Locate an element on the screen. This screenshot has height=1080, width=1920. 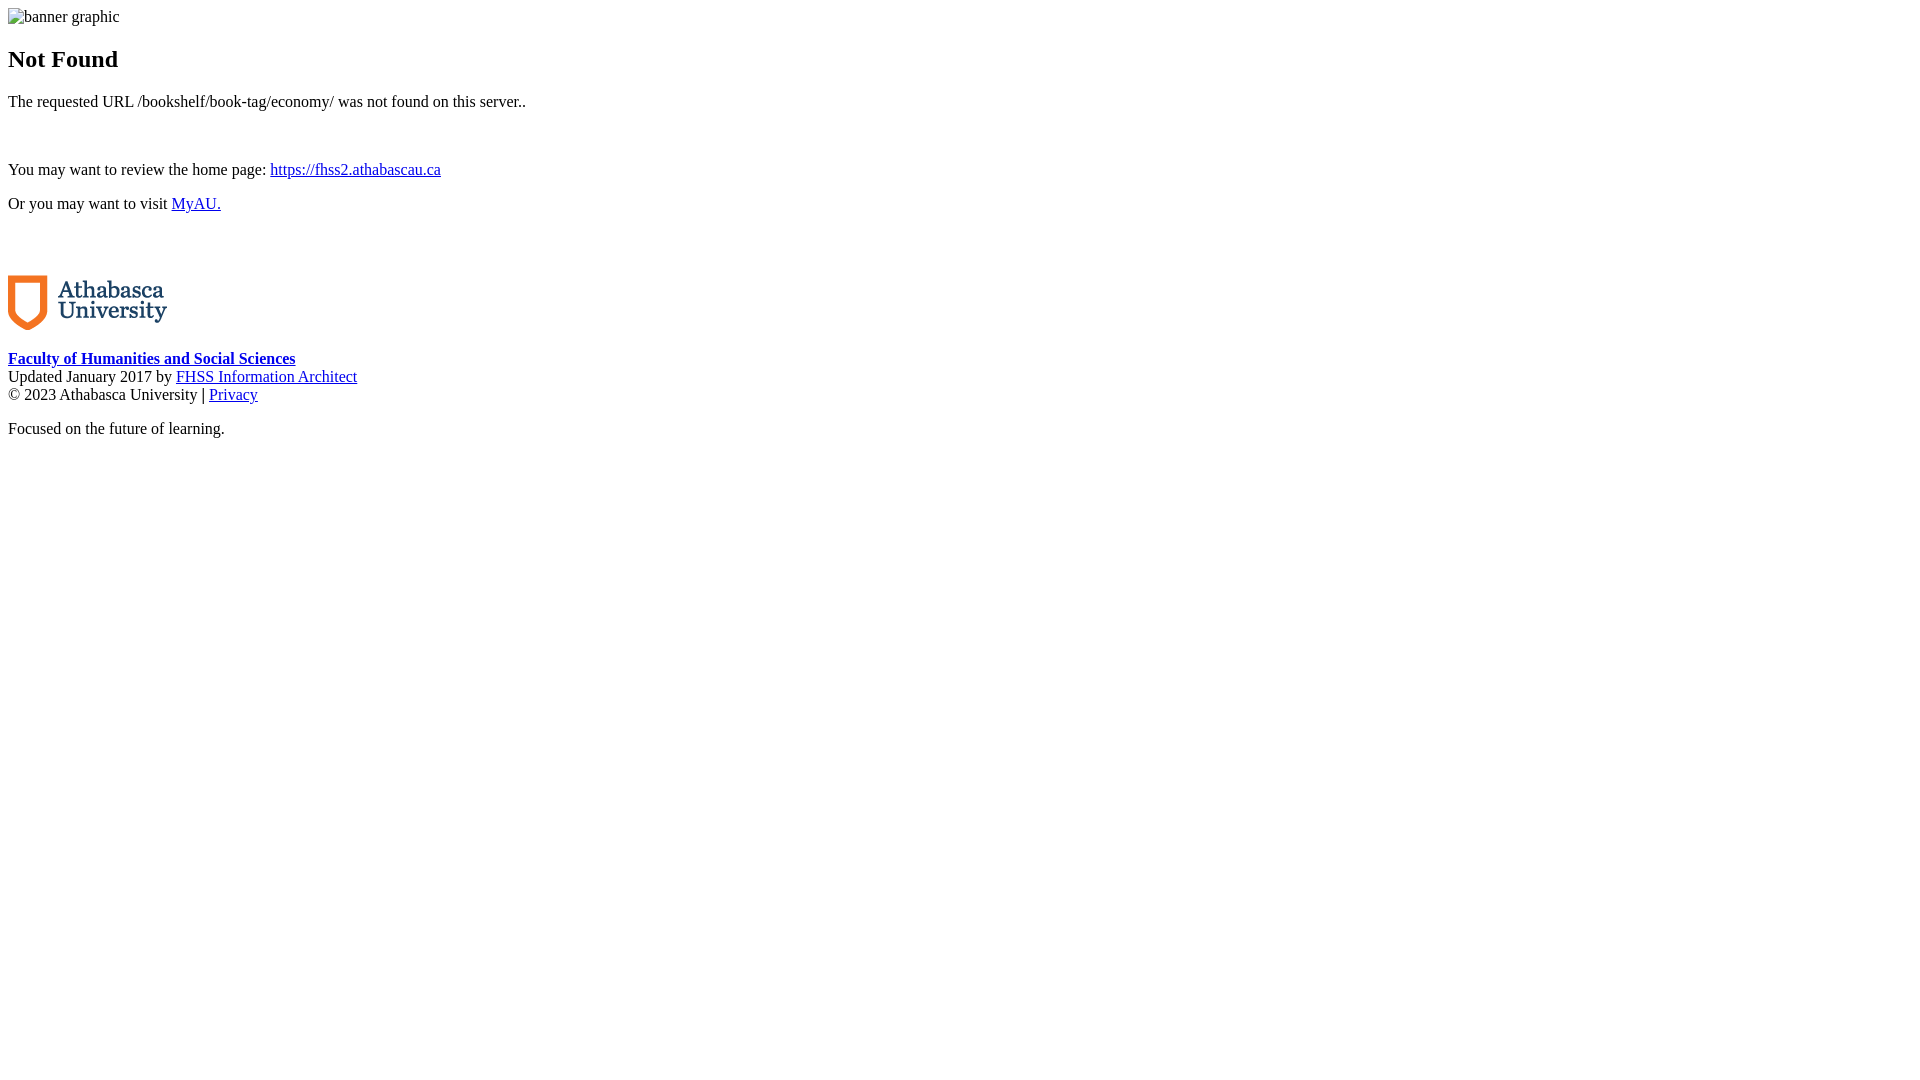
'Faculty of Humanities and Social Sciences' is located at coordinates (151, 357).